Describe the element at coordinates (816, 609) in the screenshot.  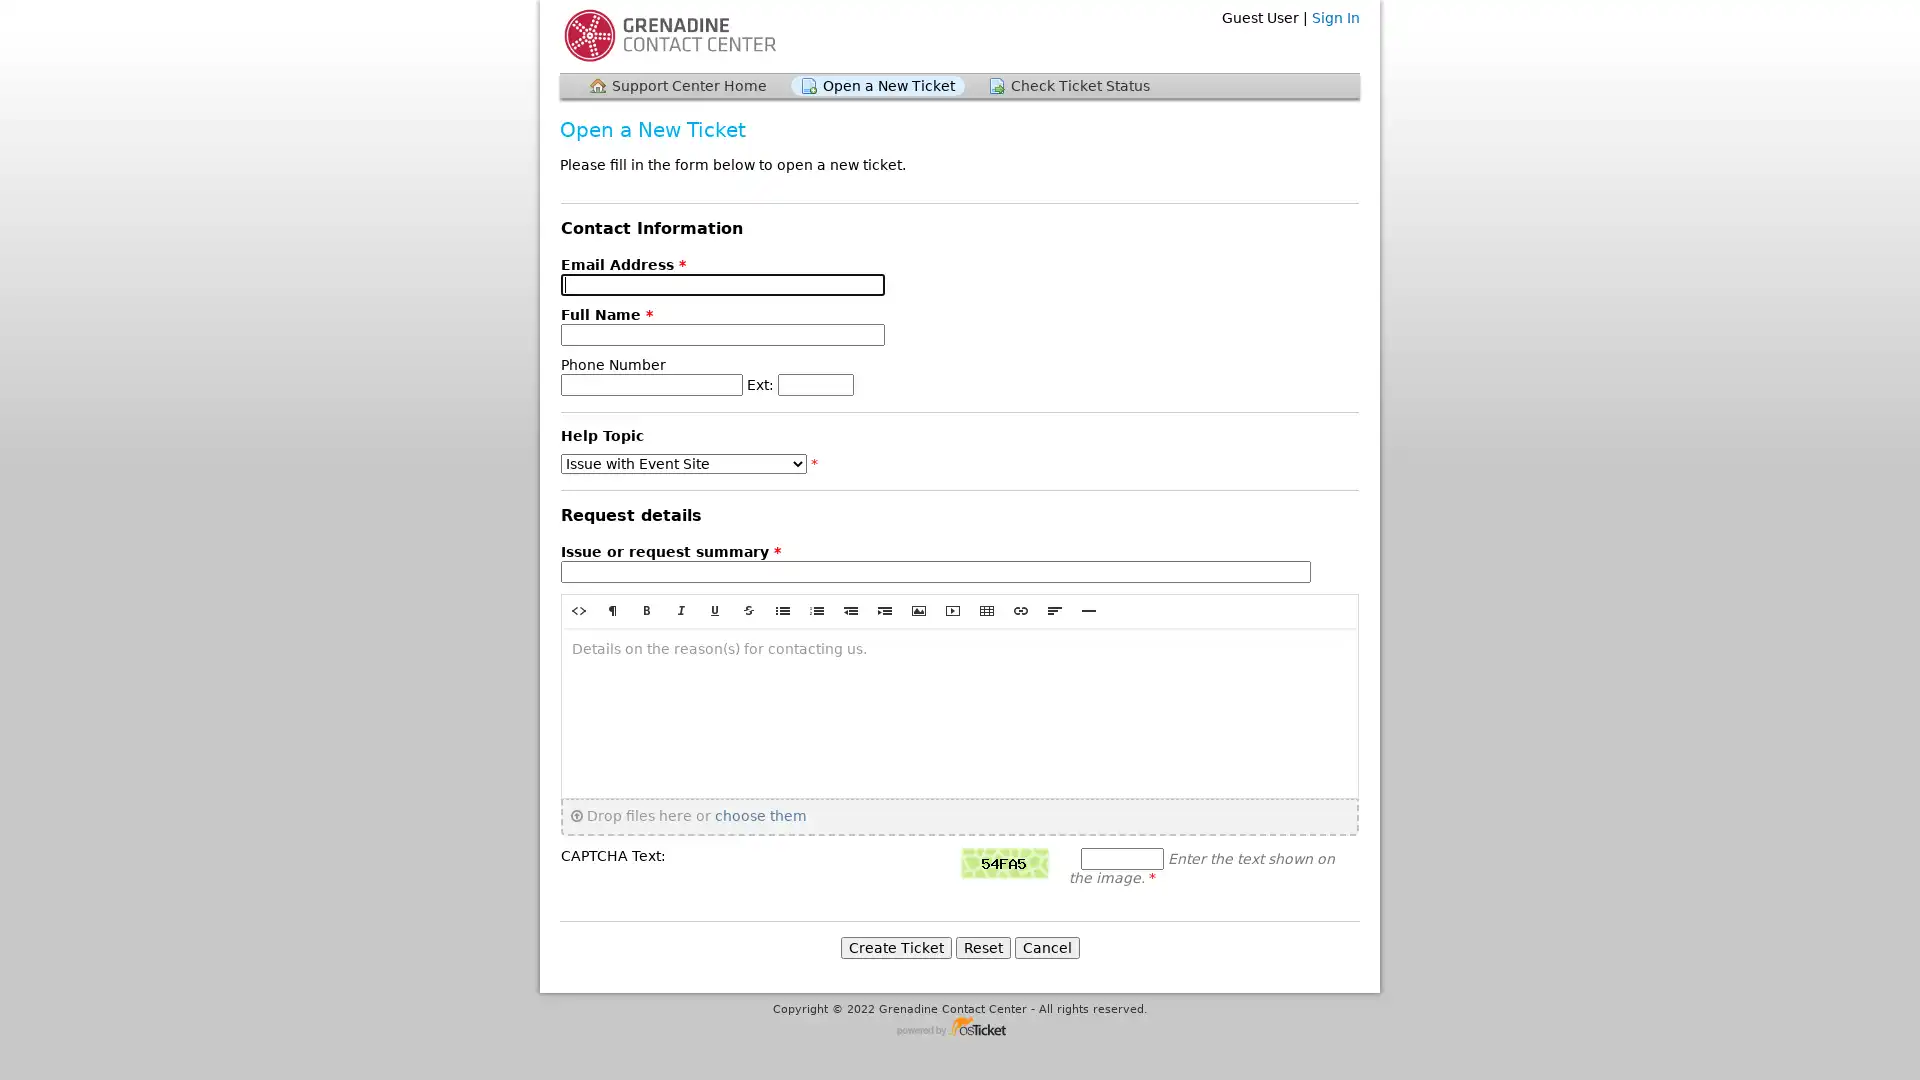
I see `1. Ordered List` at that location.